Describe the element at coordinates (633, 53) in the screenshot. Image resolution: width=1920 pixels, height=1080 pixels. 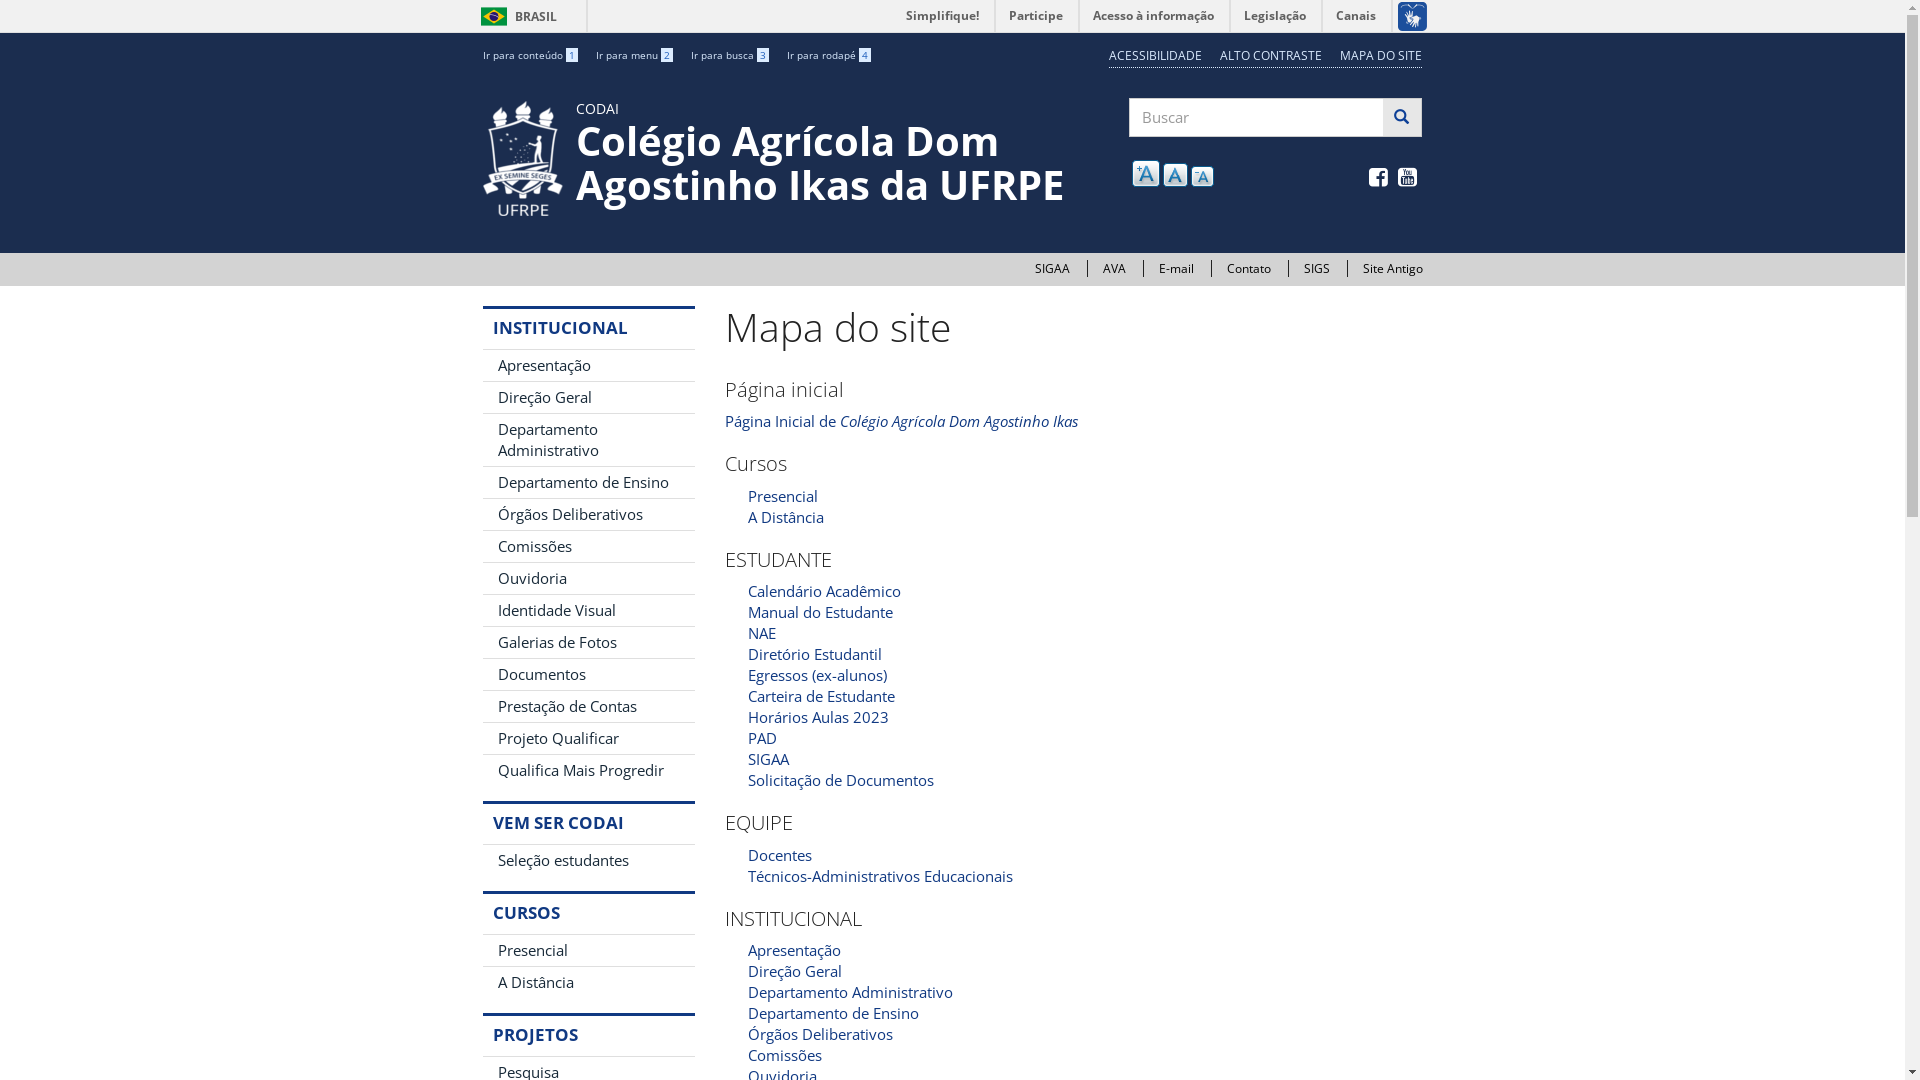
I see `'Ir para menu 2'` at that location.